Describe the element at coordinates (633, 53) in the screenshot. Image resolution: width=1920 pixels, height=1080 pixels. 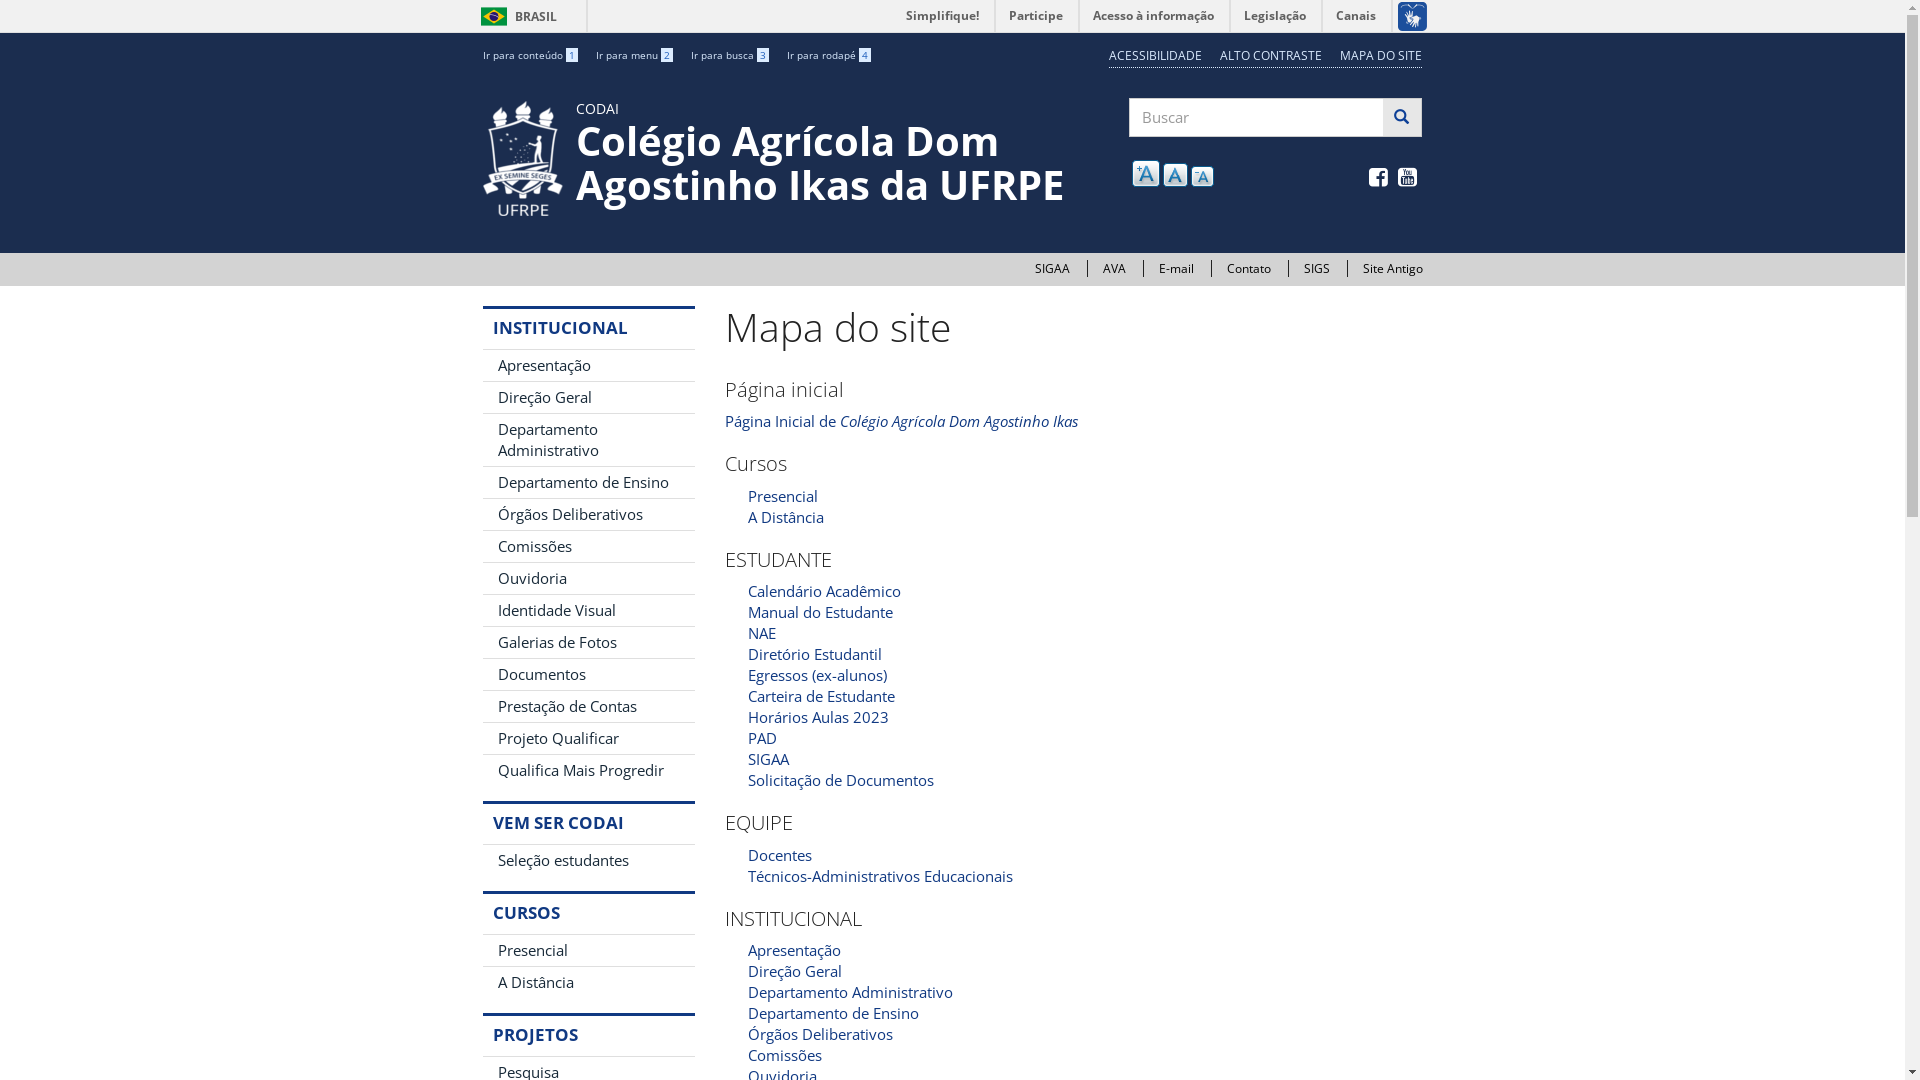
I see `'Ir para menu 2'` at that location.